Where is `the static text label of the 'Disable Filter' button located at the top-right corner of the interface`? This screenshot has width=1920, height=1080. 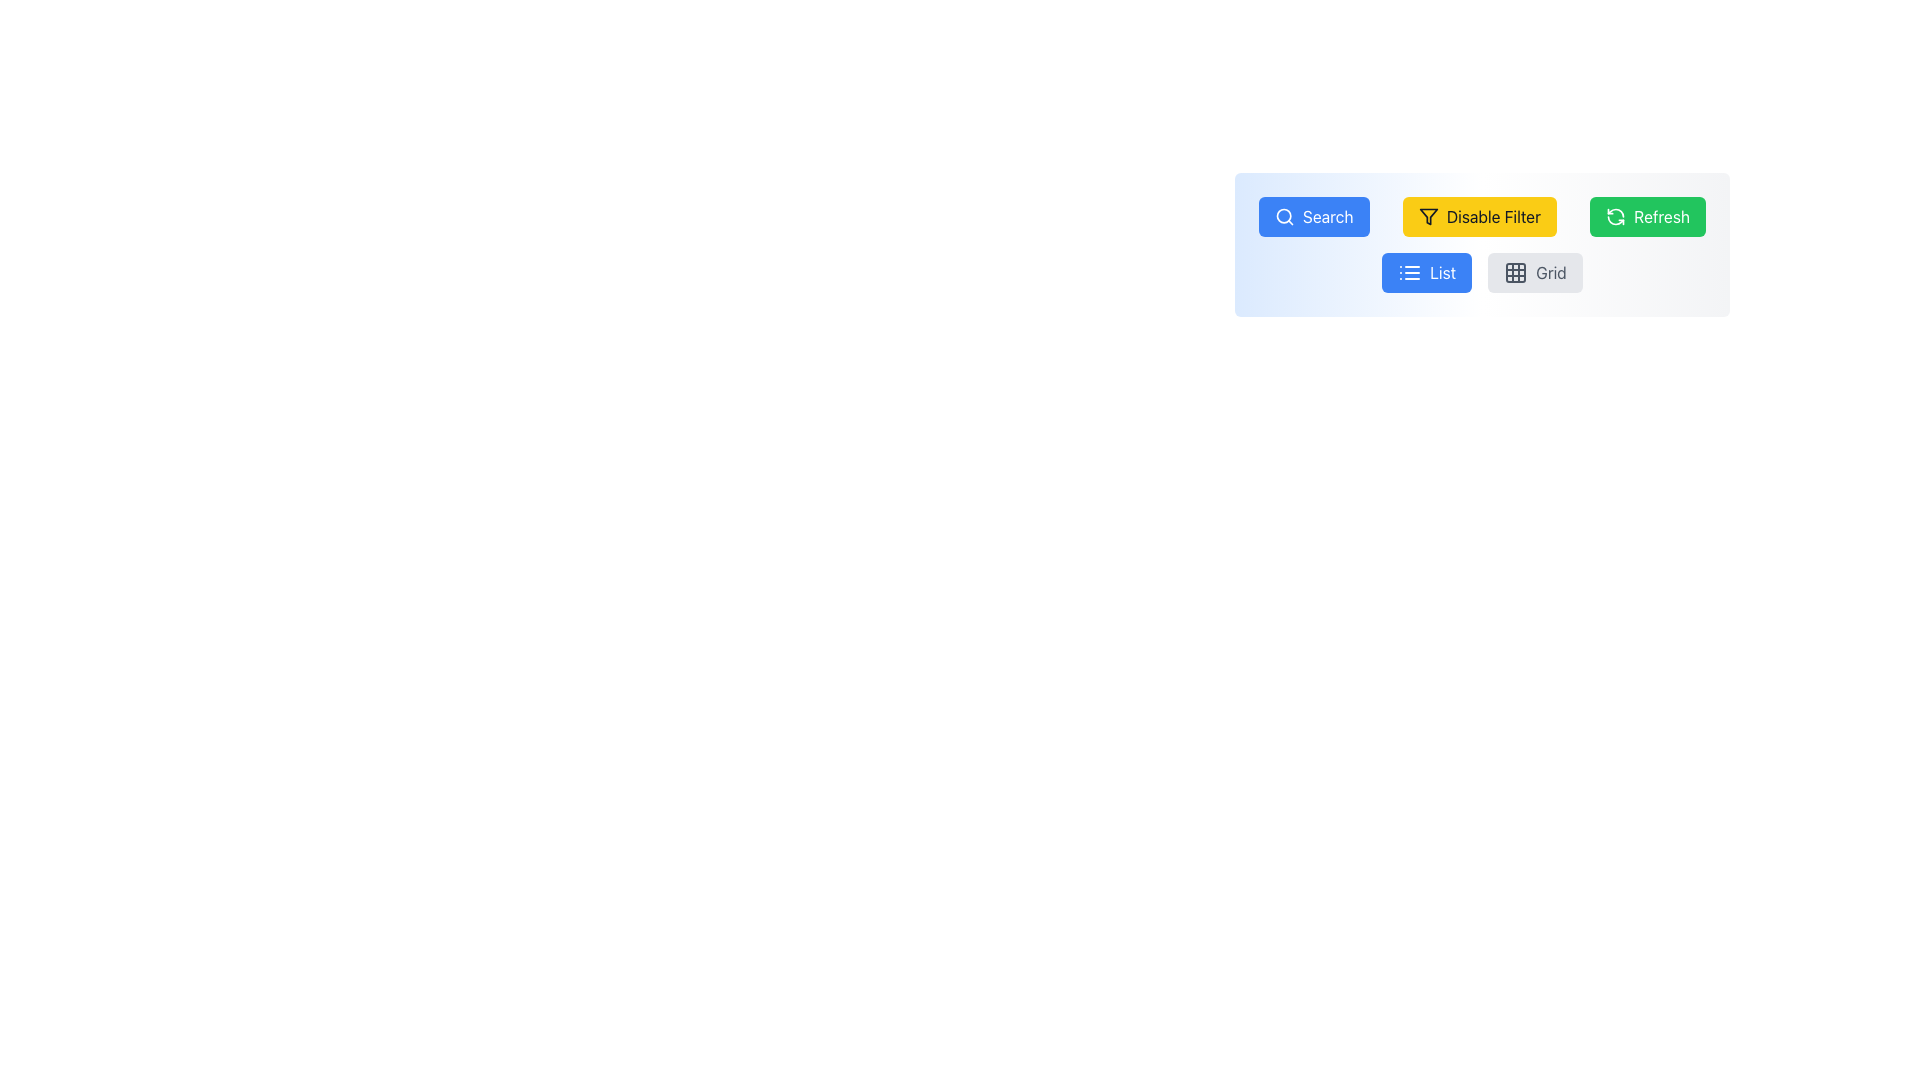 the static text label of the 'Disable Filter' button located at the top-right corner of the interface is located at coordinates (1493, 216).